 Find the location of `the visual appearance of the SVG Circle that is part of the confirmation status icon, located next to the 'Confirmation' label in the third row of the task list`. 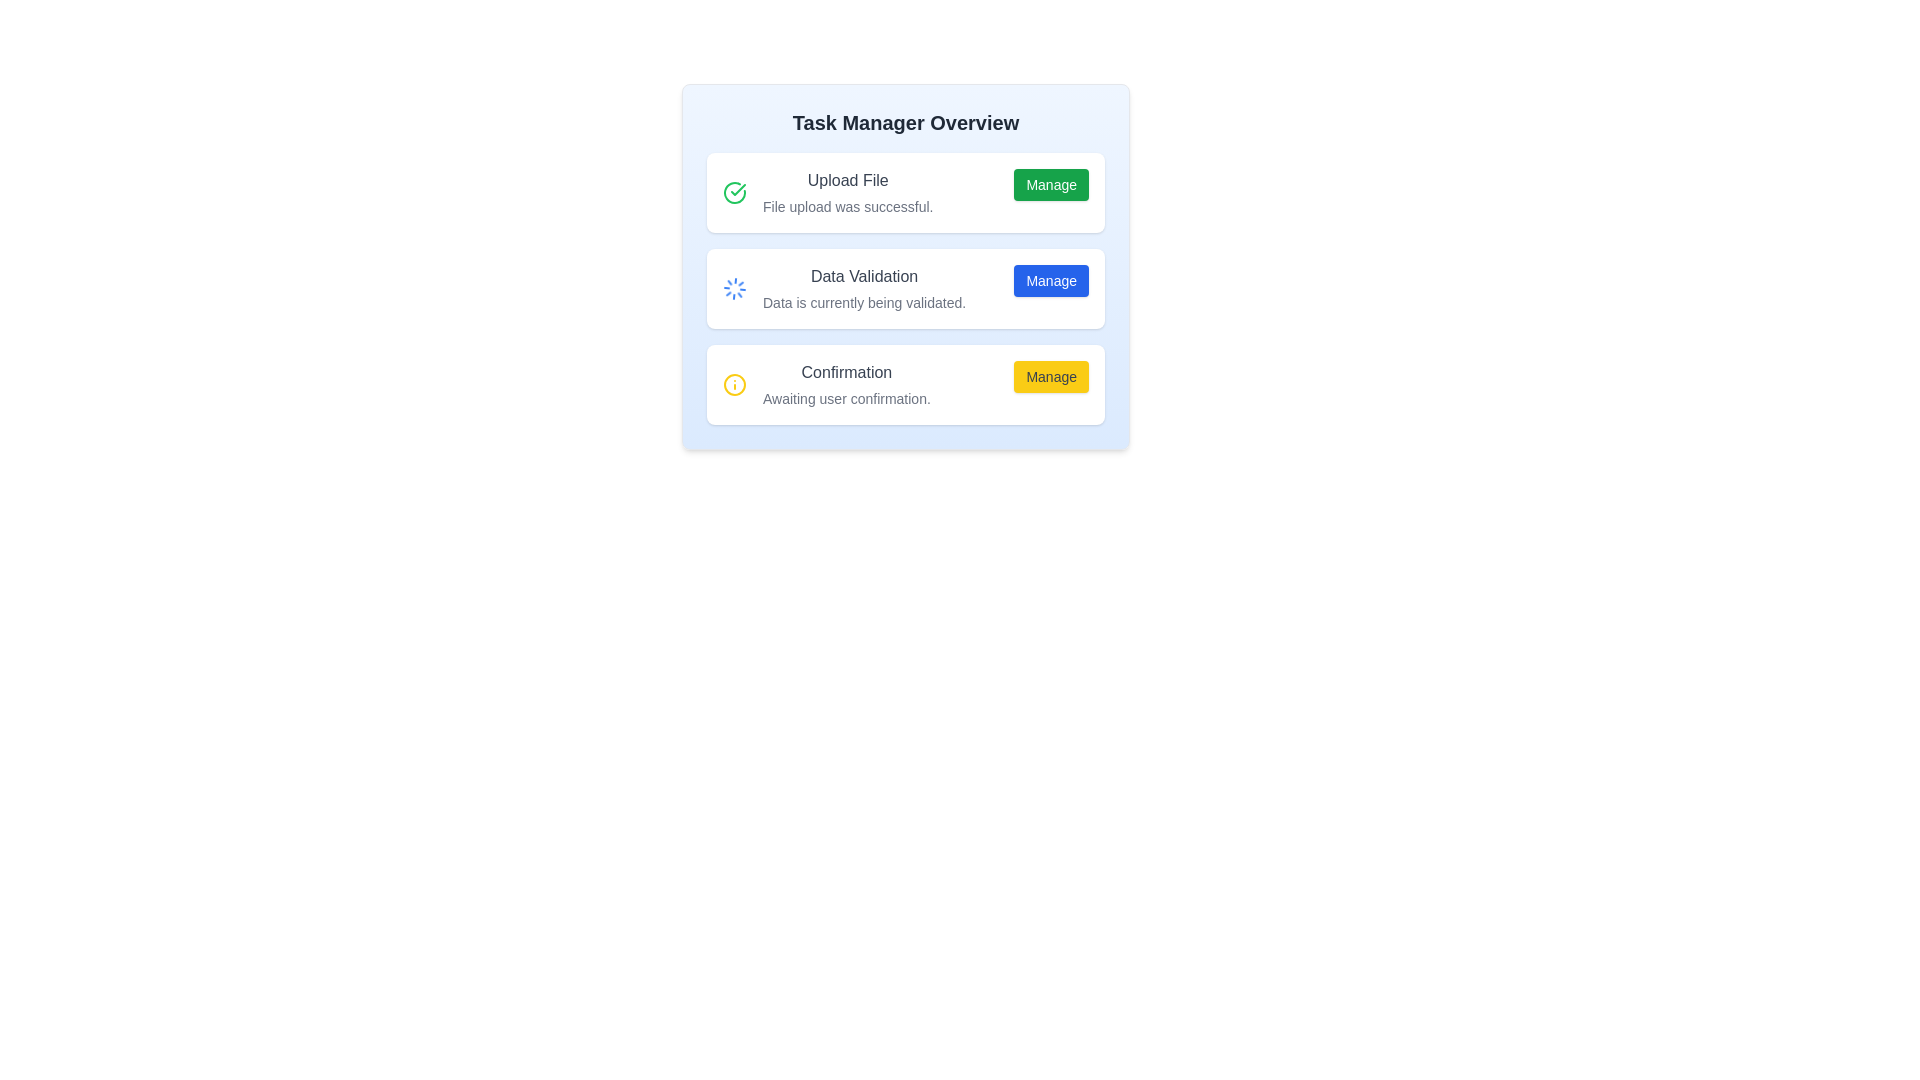

the visual appearance of the SVG Circle that is part of the confirmation status icon, located next to the 'Confirmation' label in the third row of the task list is located at coordinates (733, 385).